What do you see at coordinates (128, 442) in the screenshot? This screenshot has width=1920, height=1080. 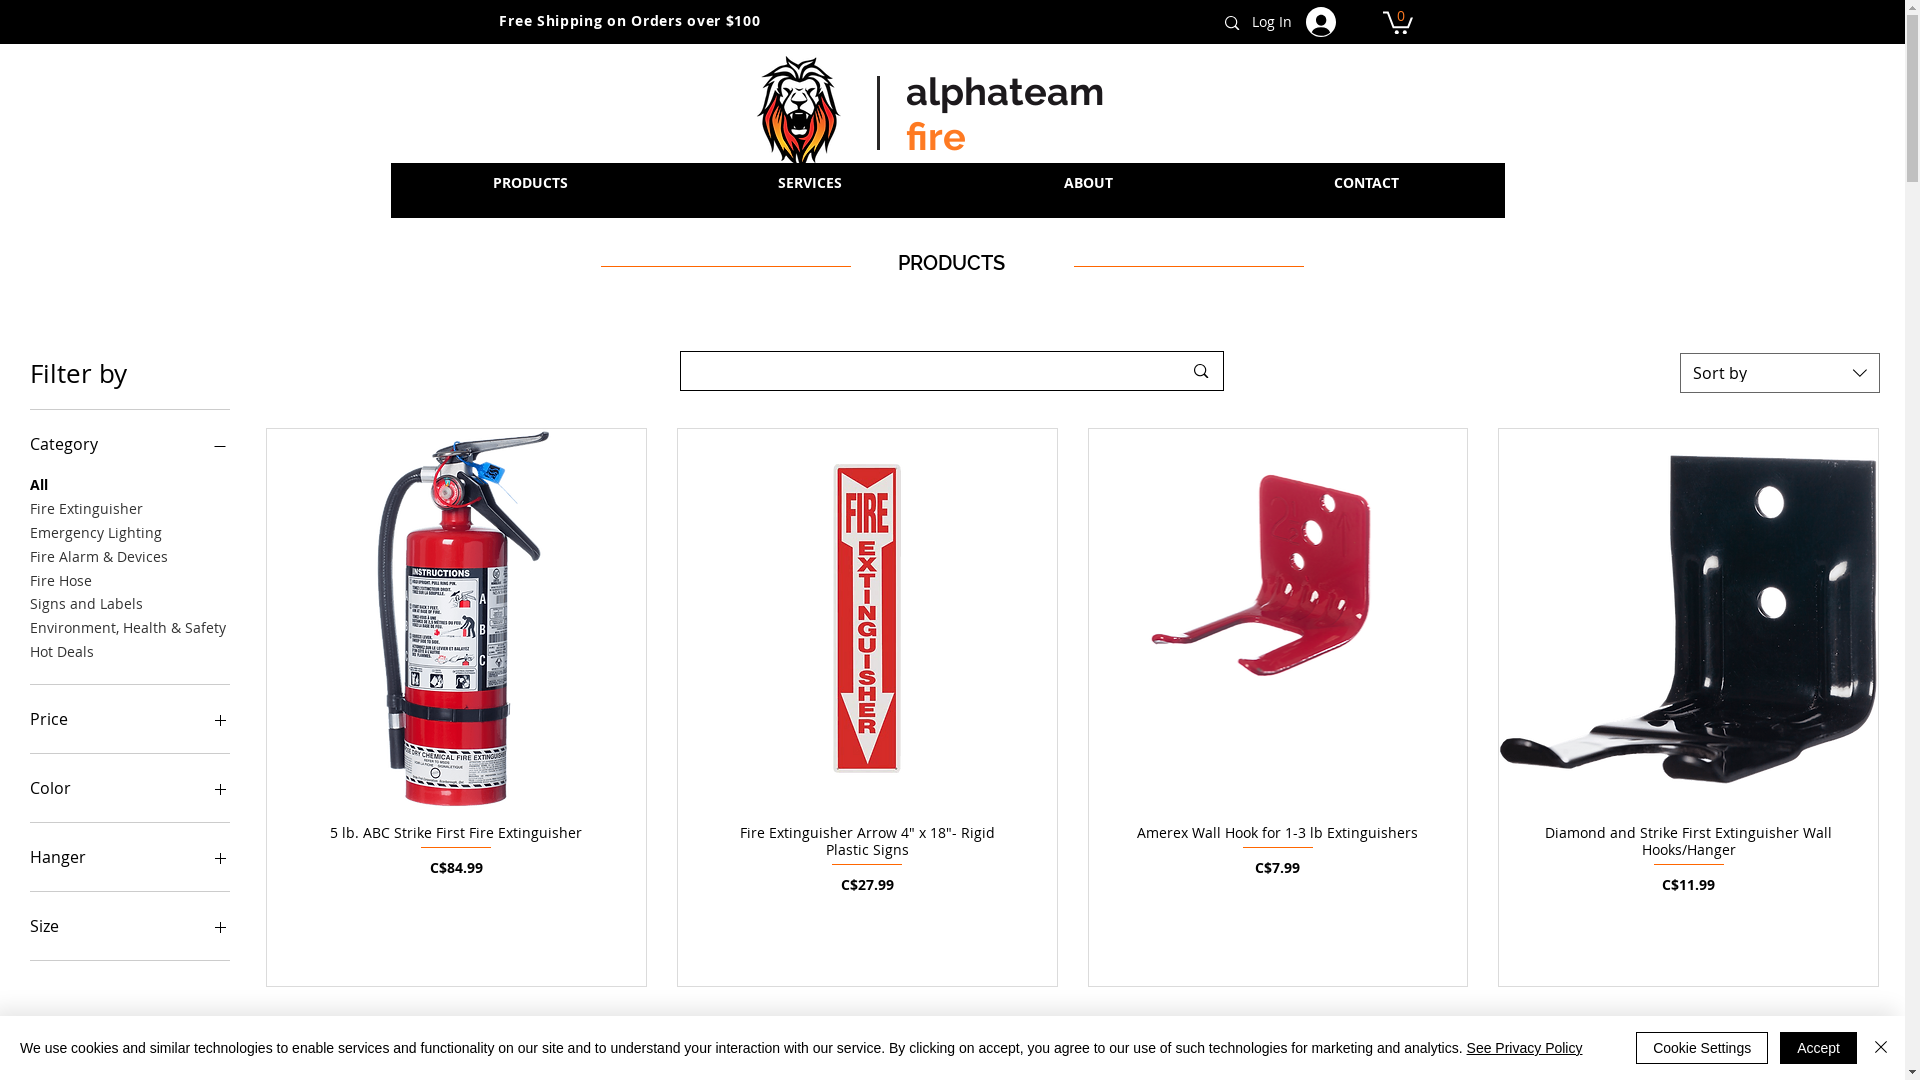 I see `'Category'` at bounding box center [128, 442].